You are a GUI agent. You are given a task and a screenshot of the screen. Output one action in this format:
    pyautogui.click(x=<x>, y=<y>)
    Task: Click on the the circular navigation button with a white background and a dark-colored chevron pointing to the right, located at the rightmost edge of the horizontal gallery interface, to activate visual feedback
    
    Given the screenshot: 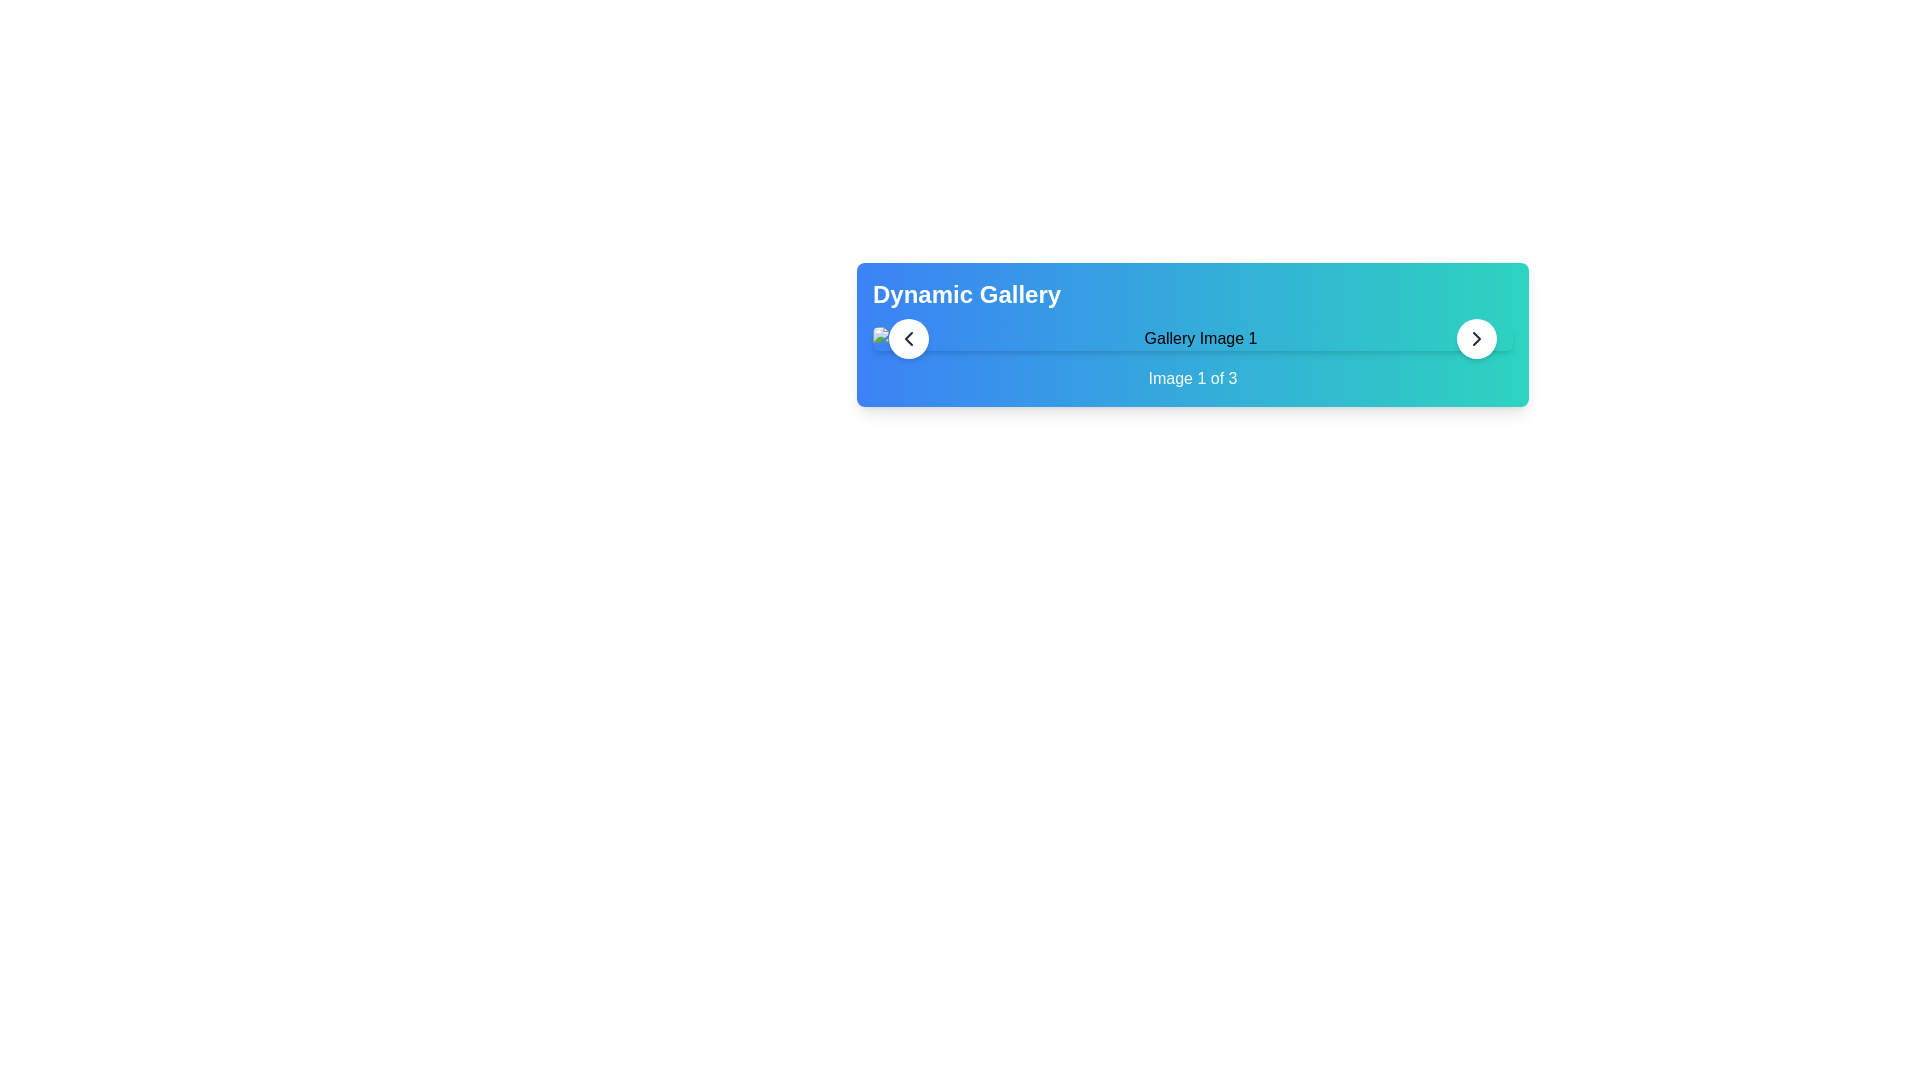 What is the action you would take?
    pyautogui.click(x=1477, y=338)
    